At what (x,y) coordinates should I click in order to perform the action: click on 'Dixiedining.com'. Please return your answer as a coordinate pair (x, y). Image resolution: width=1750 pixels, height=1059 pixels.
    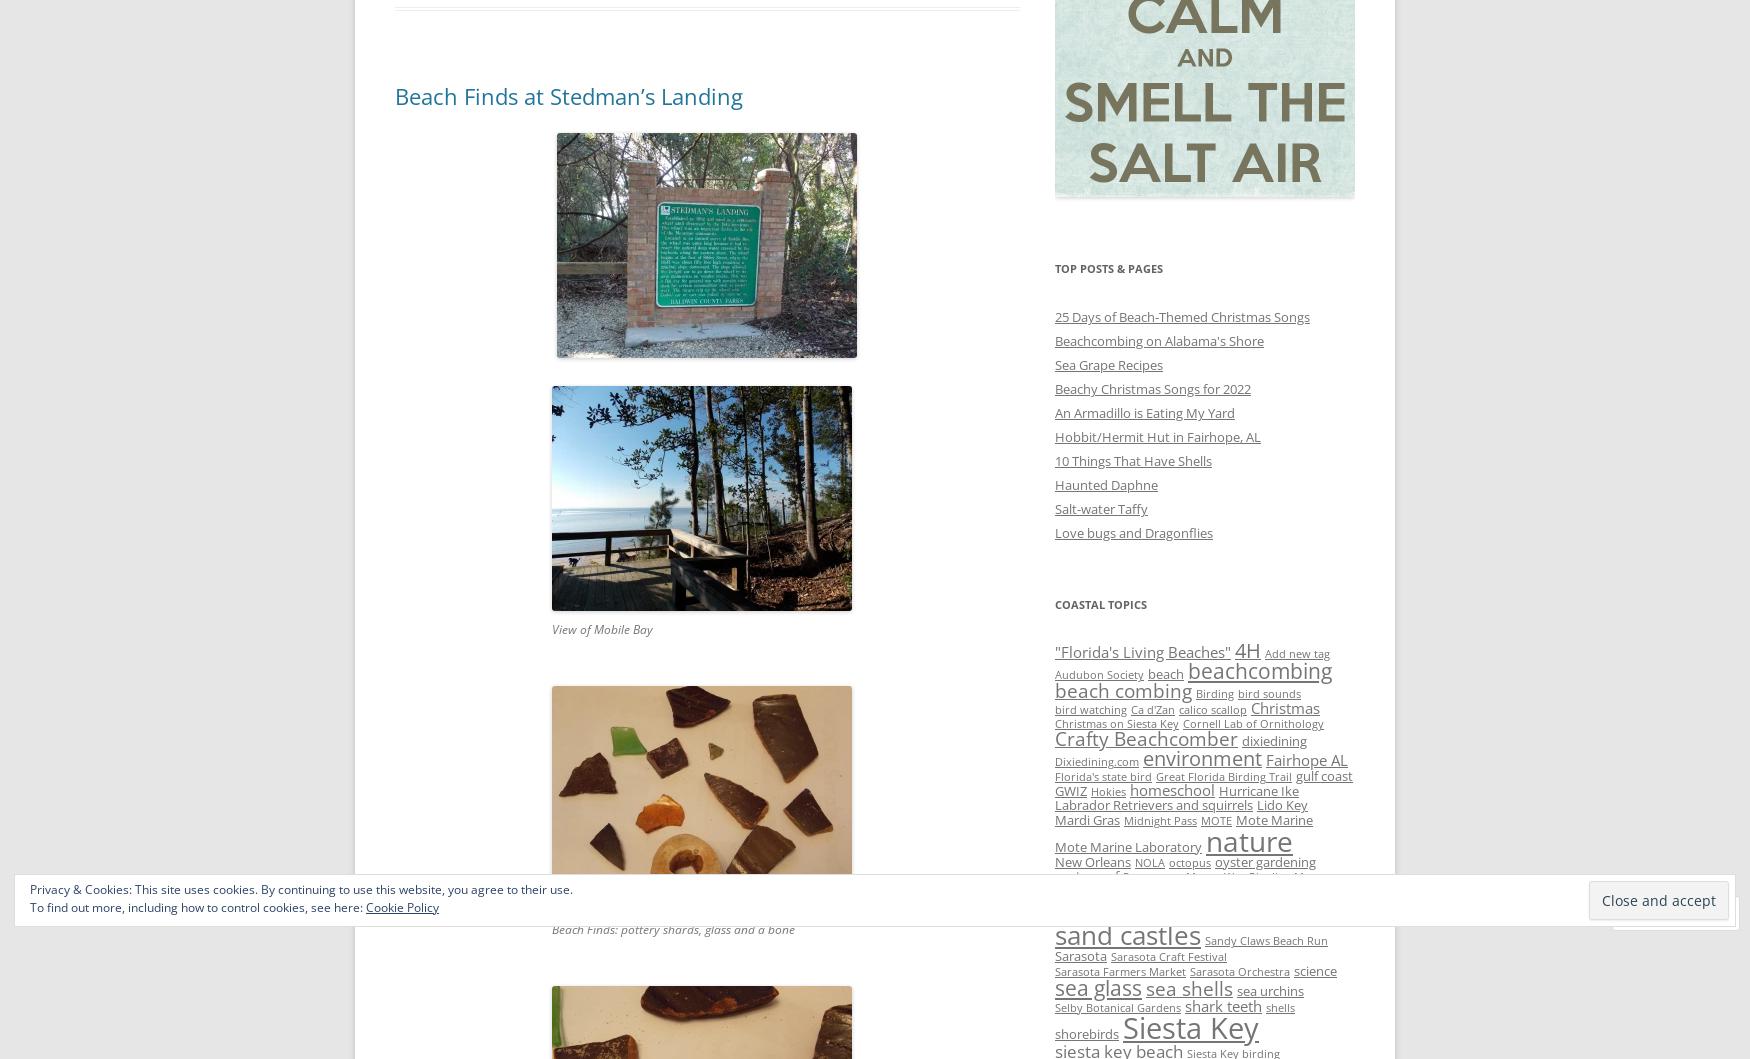
    Looking at the image, I should click on (1054, 759).